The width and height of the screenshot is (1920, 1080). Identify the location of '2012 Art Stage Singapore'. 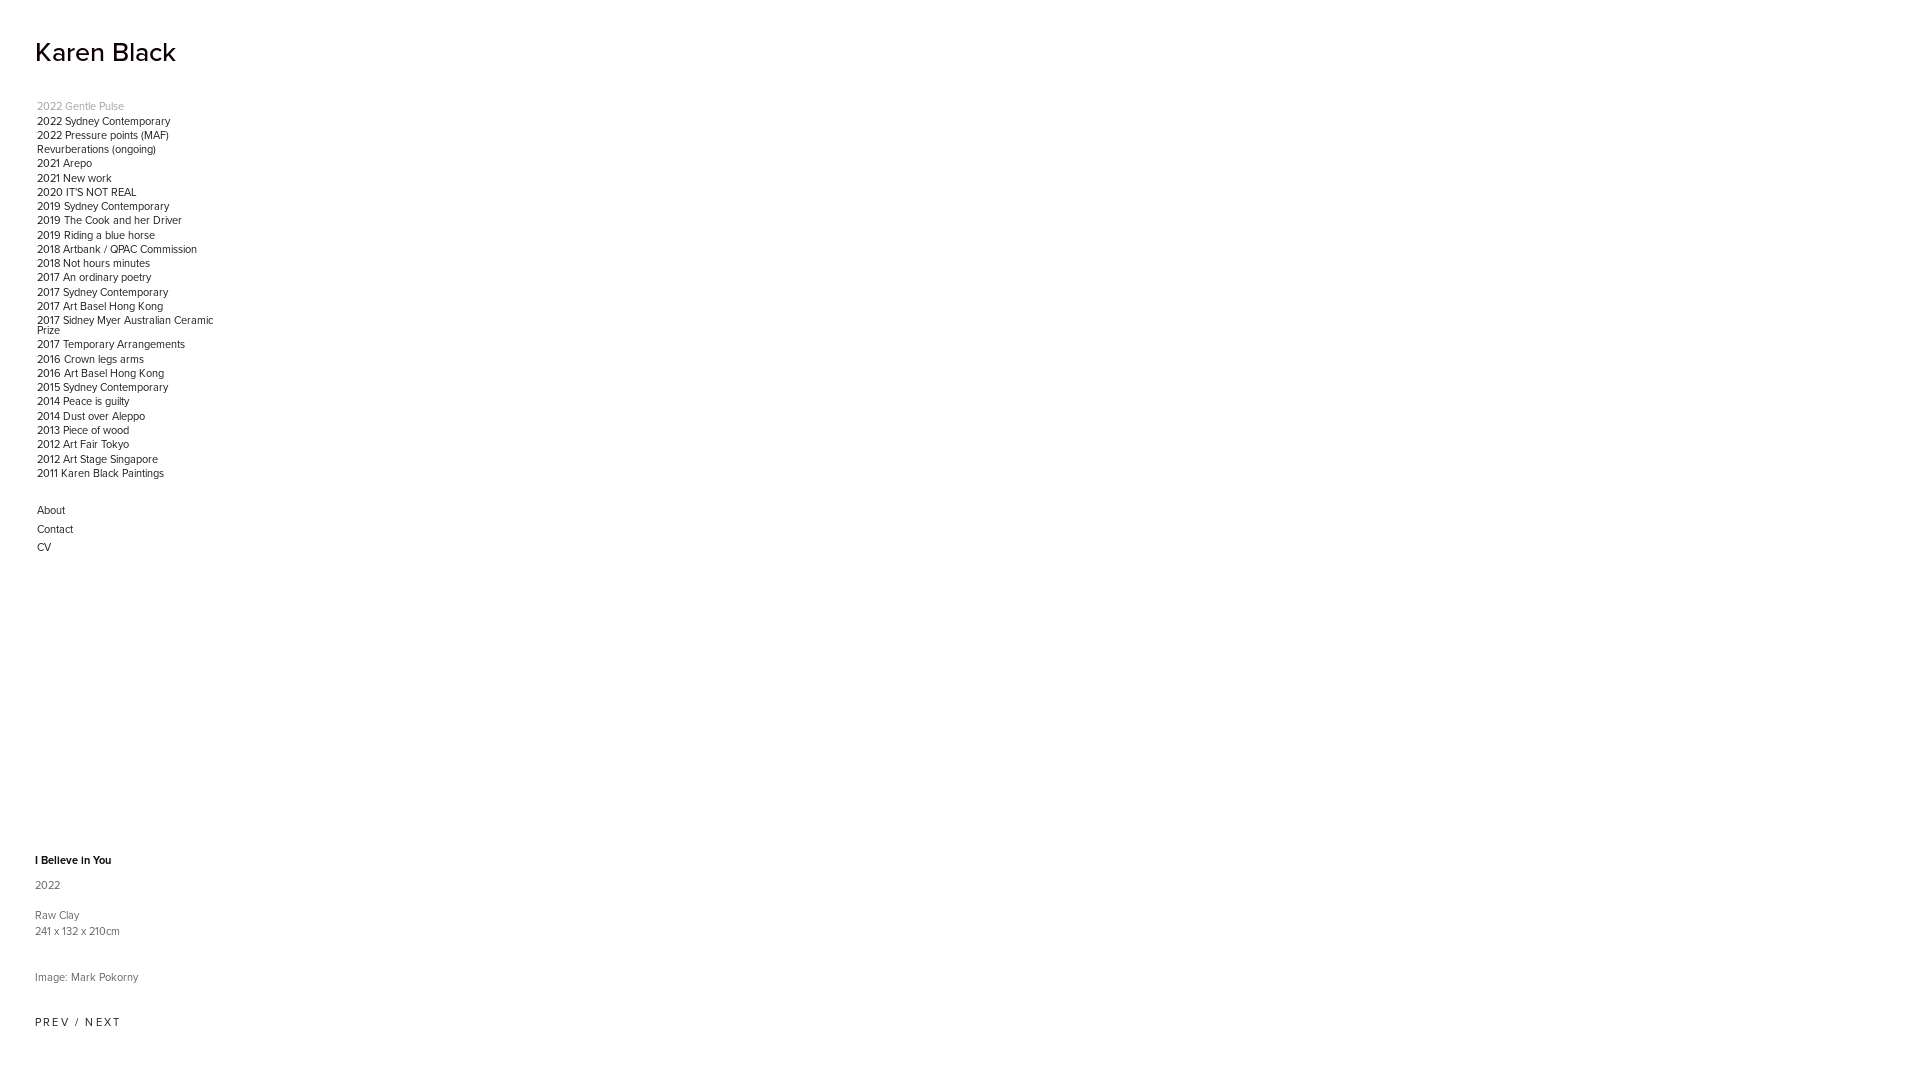
(128, 459).